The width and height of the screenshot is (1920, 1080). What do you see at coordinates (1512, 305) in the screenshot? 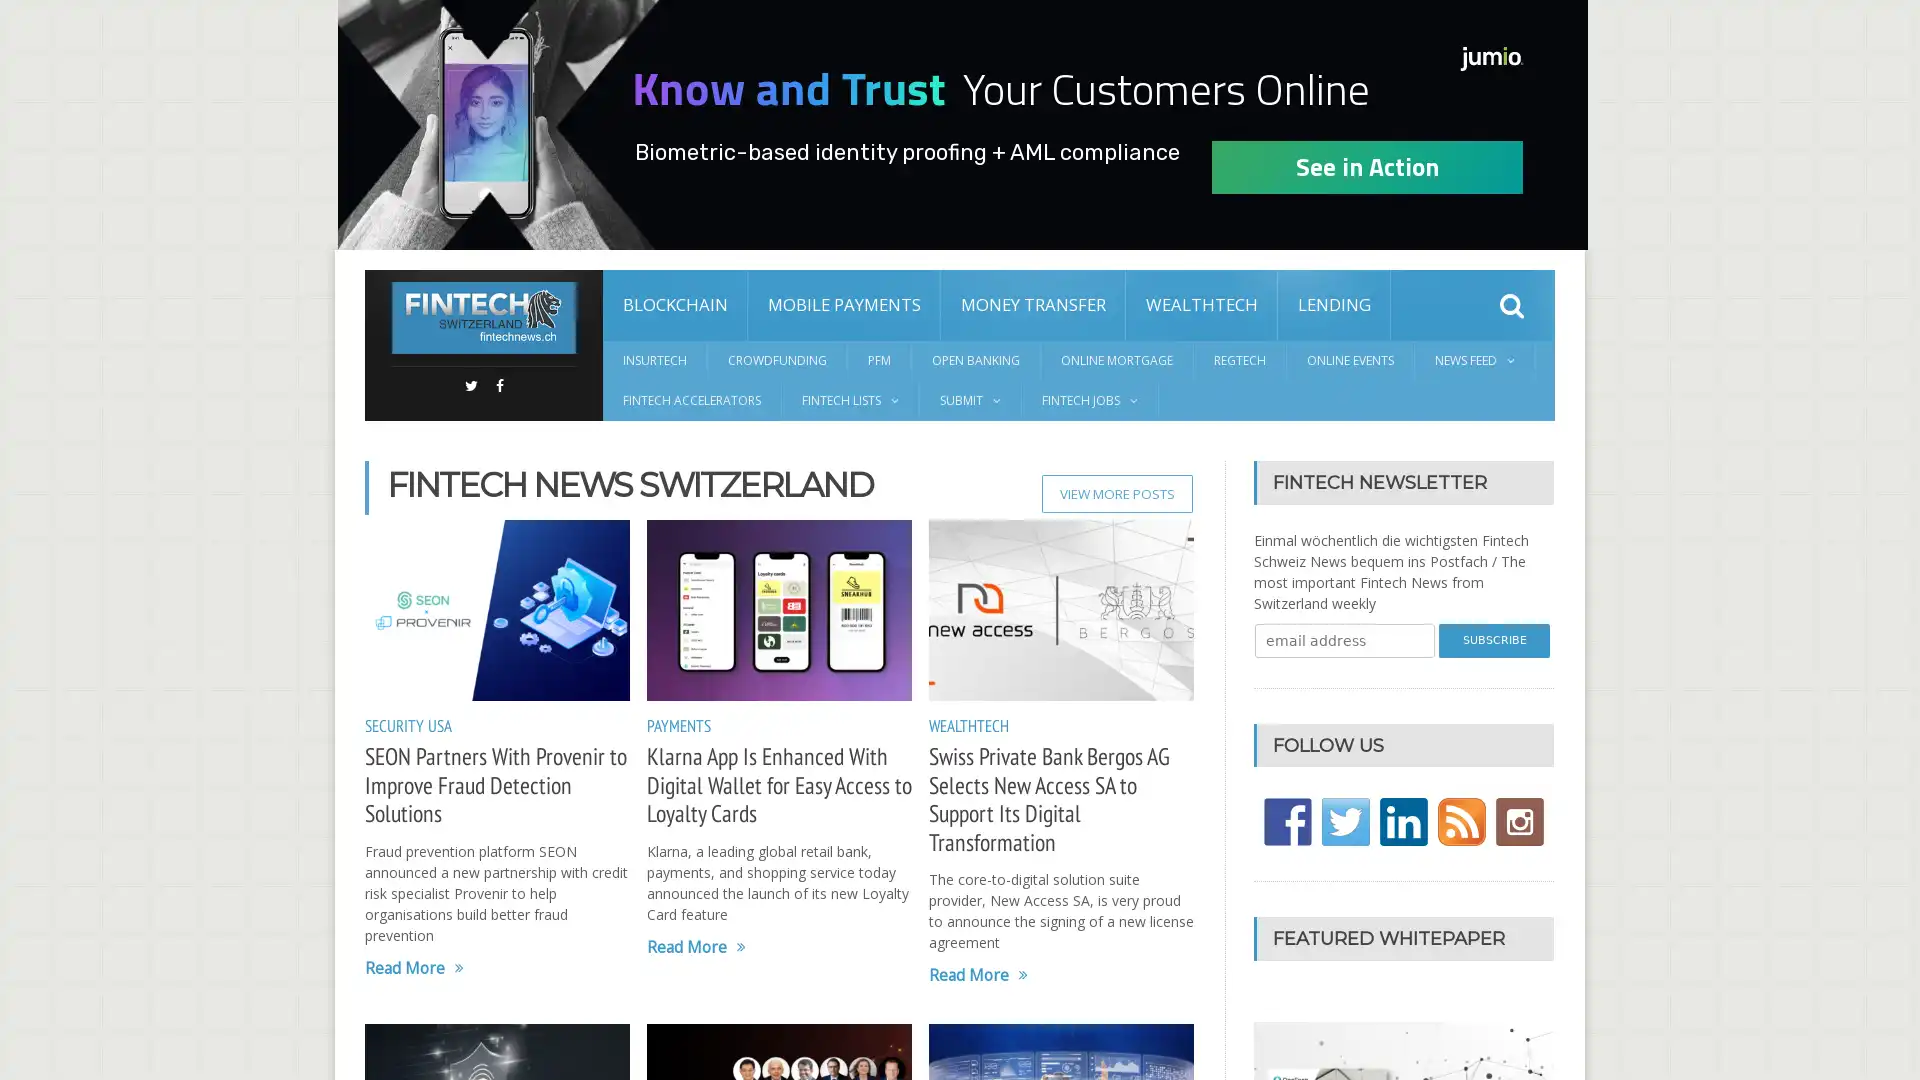
I see `Search` at bounding box center [1512, 305].